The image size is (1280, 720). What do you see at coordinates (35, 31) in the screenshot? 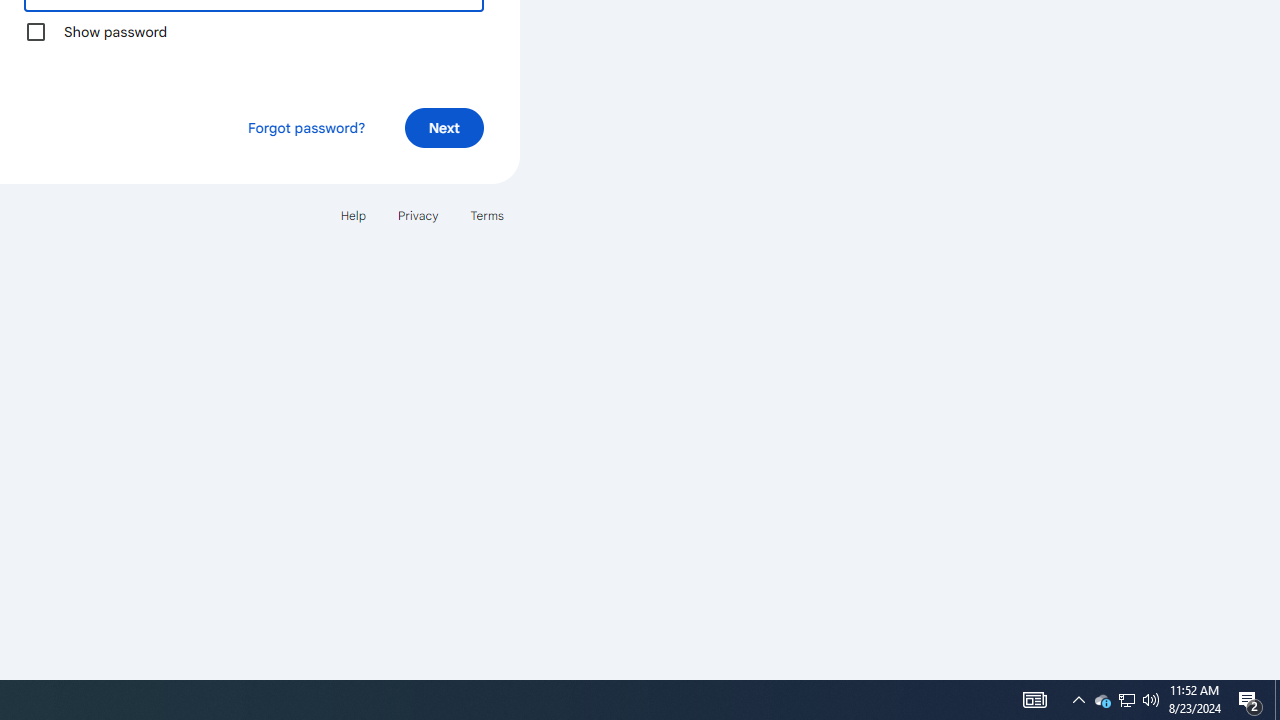
I see `'Show password'` at bounding box center [35, 31].